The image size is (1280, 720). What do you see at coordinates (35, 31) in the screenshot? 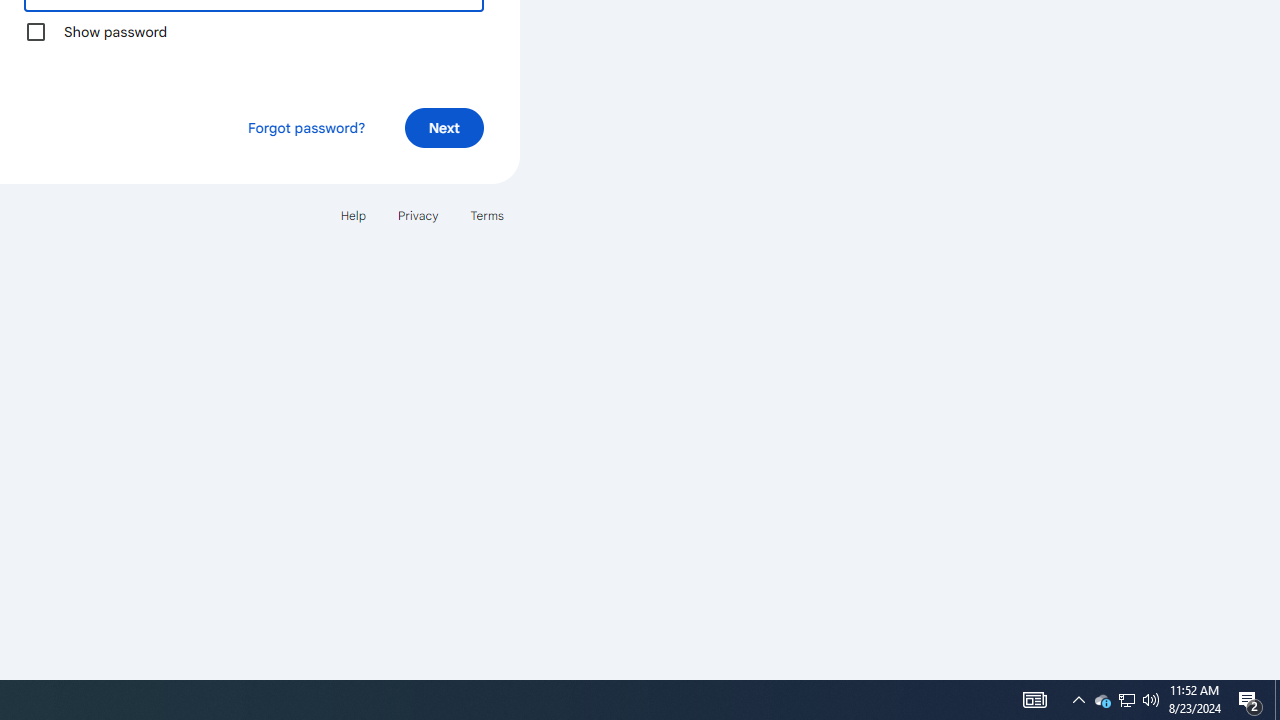
I see `'Show password'` at bounding box center [35, 31].